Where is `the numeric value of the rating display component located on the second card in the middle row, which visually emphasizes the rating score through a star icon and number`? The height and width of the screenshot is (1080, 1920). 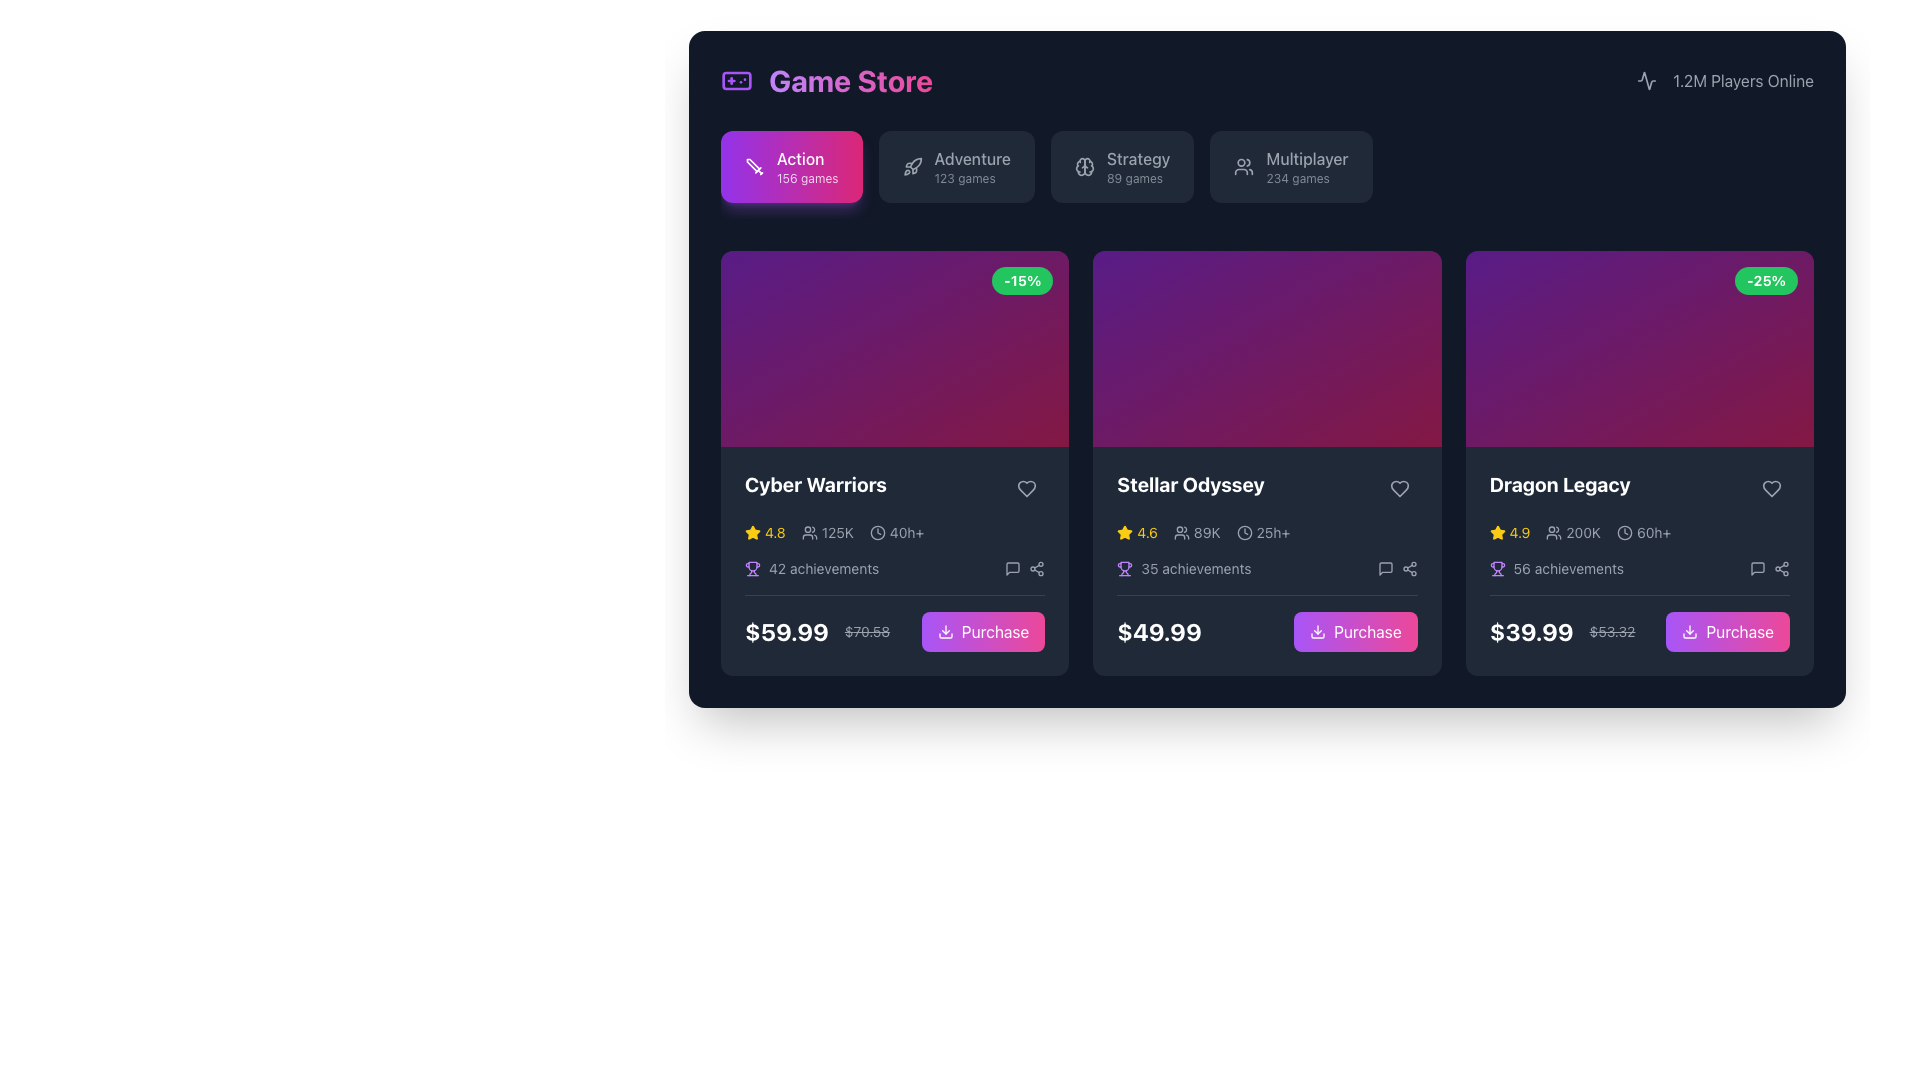
the numeric value of the rating display component located on the second card in the middle row, which visually emphasizes the rating score through a star icon and number is located at coordinates (1137, 531).